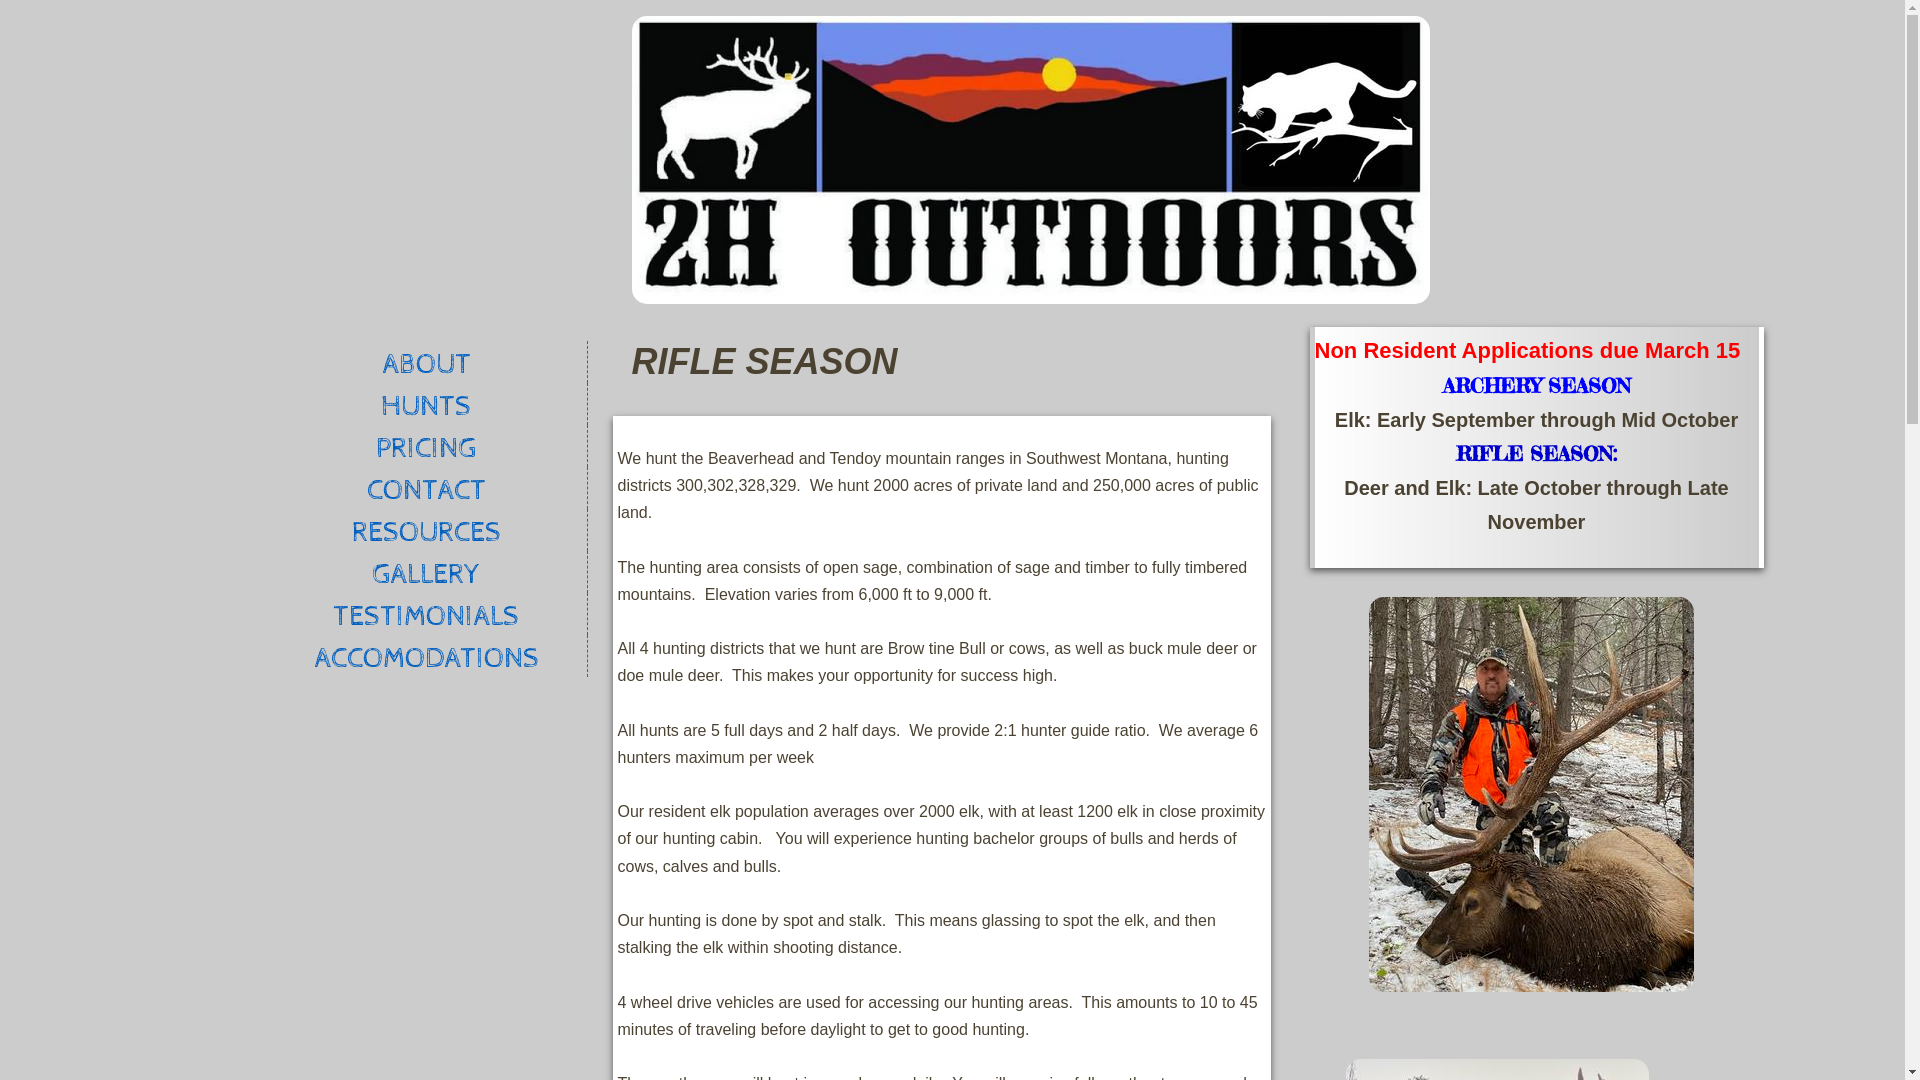 The image size is (1920, 1080). Describe the element at coordinates (426, 655) in the screenshot. I see `'ACCOMODATIONS'` at that location.